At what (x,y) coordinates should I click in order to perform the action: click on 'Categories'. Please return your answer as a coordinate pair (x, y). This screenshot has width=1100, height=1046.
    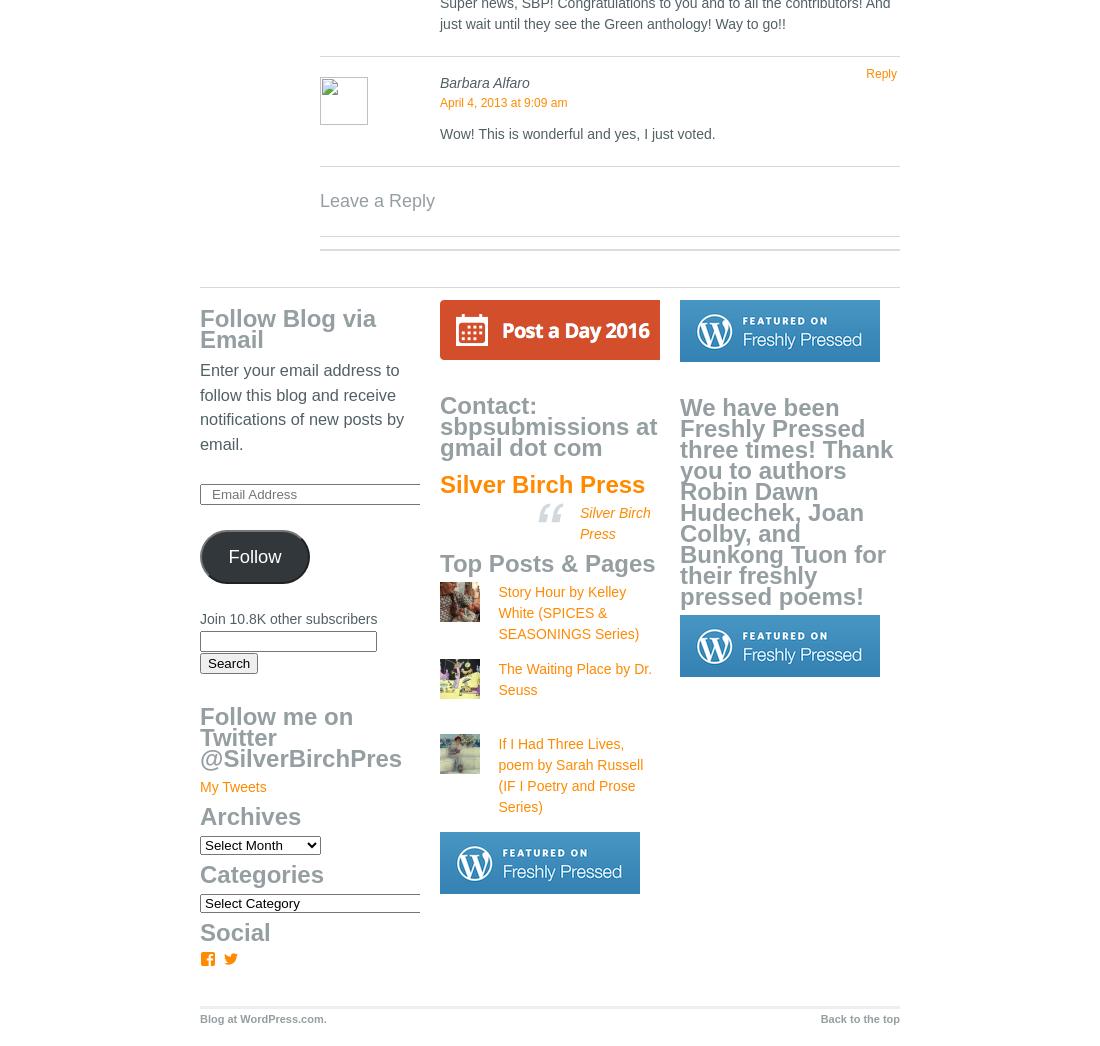
    Looking at the image, I should click on (262, 873).